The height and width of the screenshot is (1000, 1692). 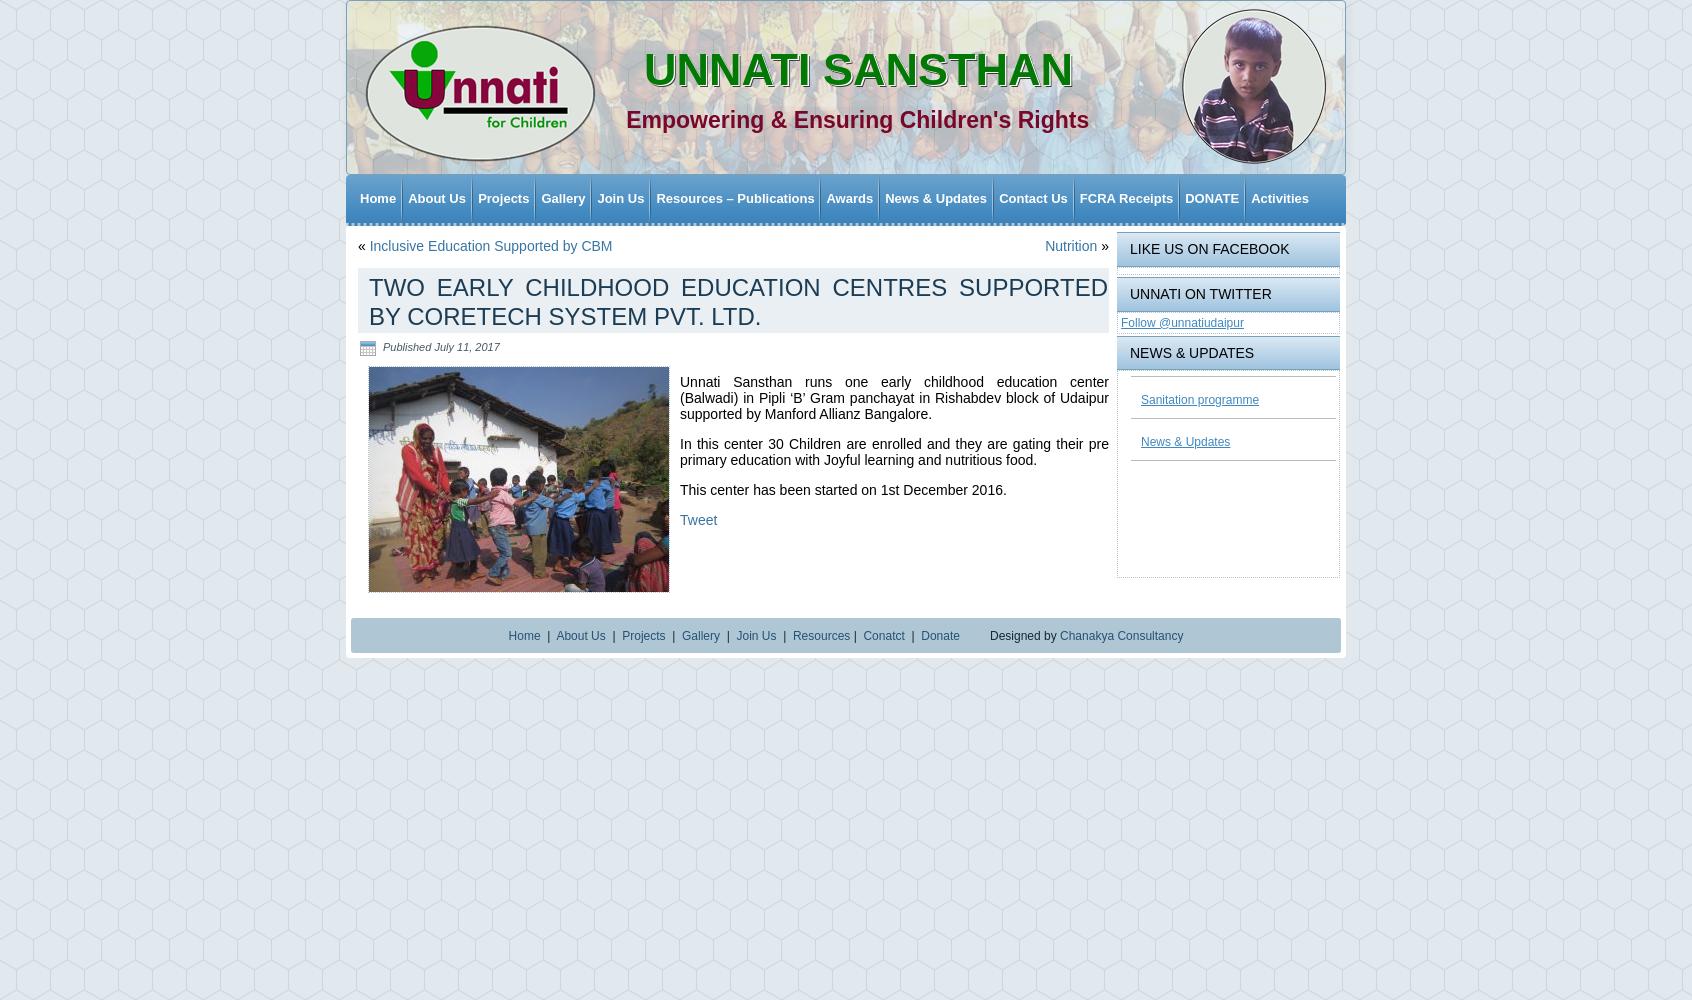 I want to click on 'Published', so click(x=406, y=345).